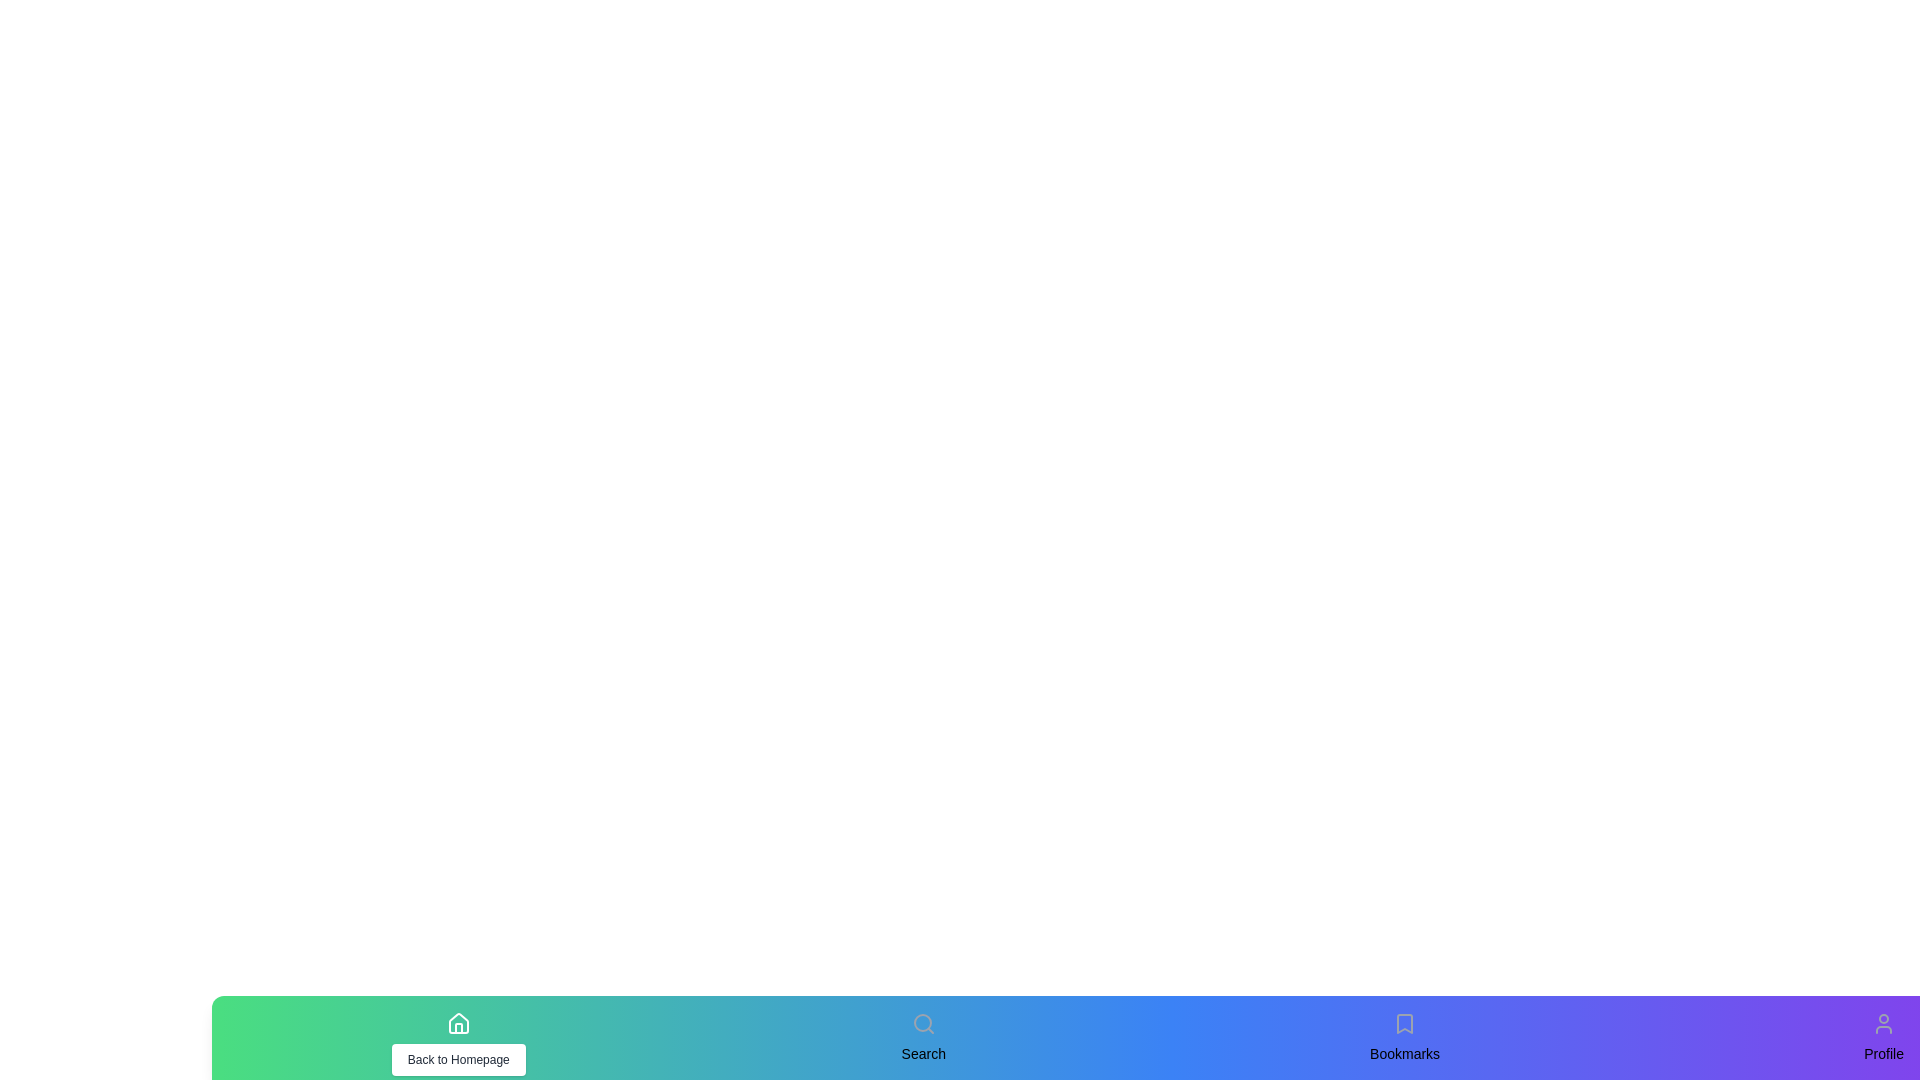 Image resolution: width=1920 pixels, height=1080 pixels. What do you see at coordinates (457, 1023) in the screenshot?
I see `the tab labeled Home to activate its functionality` at bounding box center [457, 1023].